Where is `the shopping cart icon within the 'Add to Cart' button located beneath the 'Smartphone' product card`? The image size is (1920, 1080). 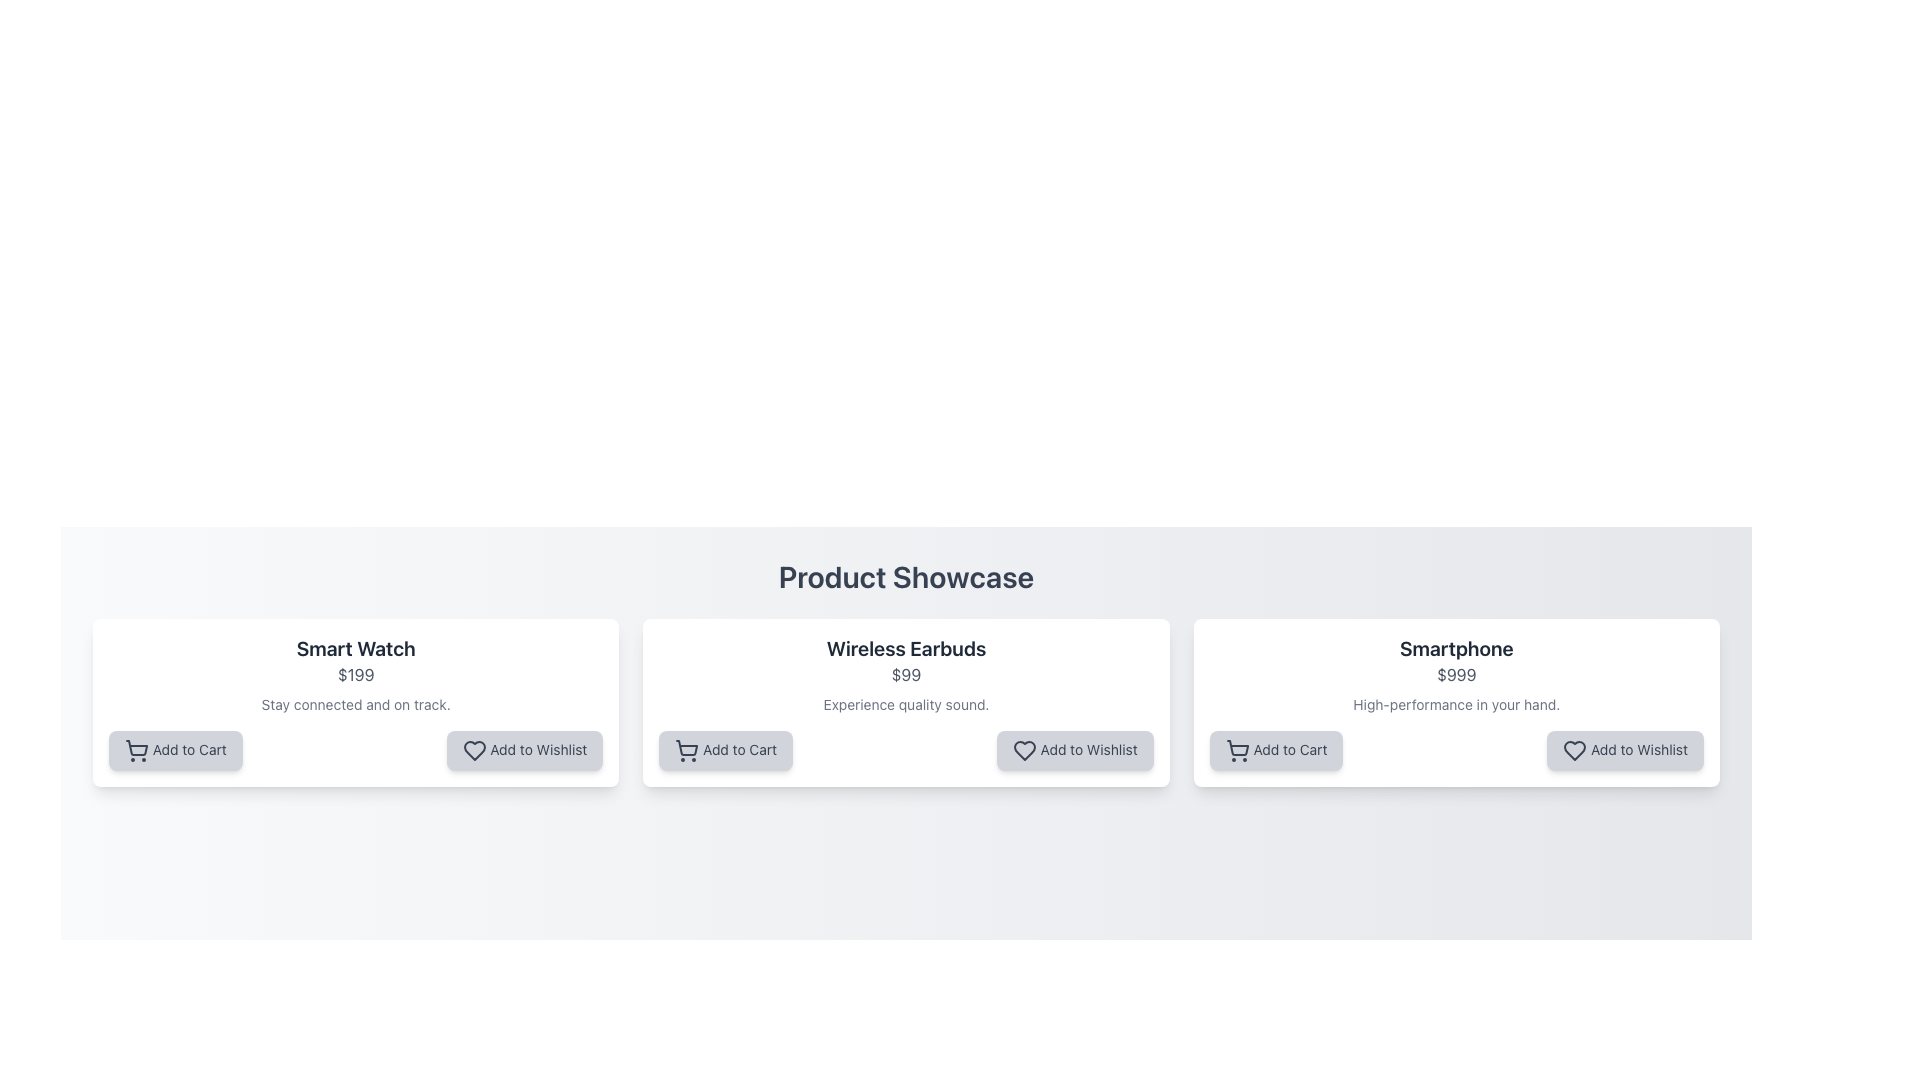
the shopping cart icon within the 'Add to Cart' button located beneath the 'Smartphone' product card is located at coordinates (1236, 748).